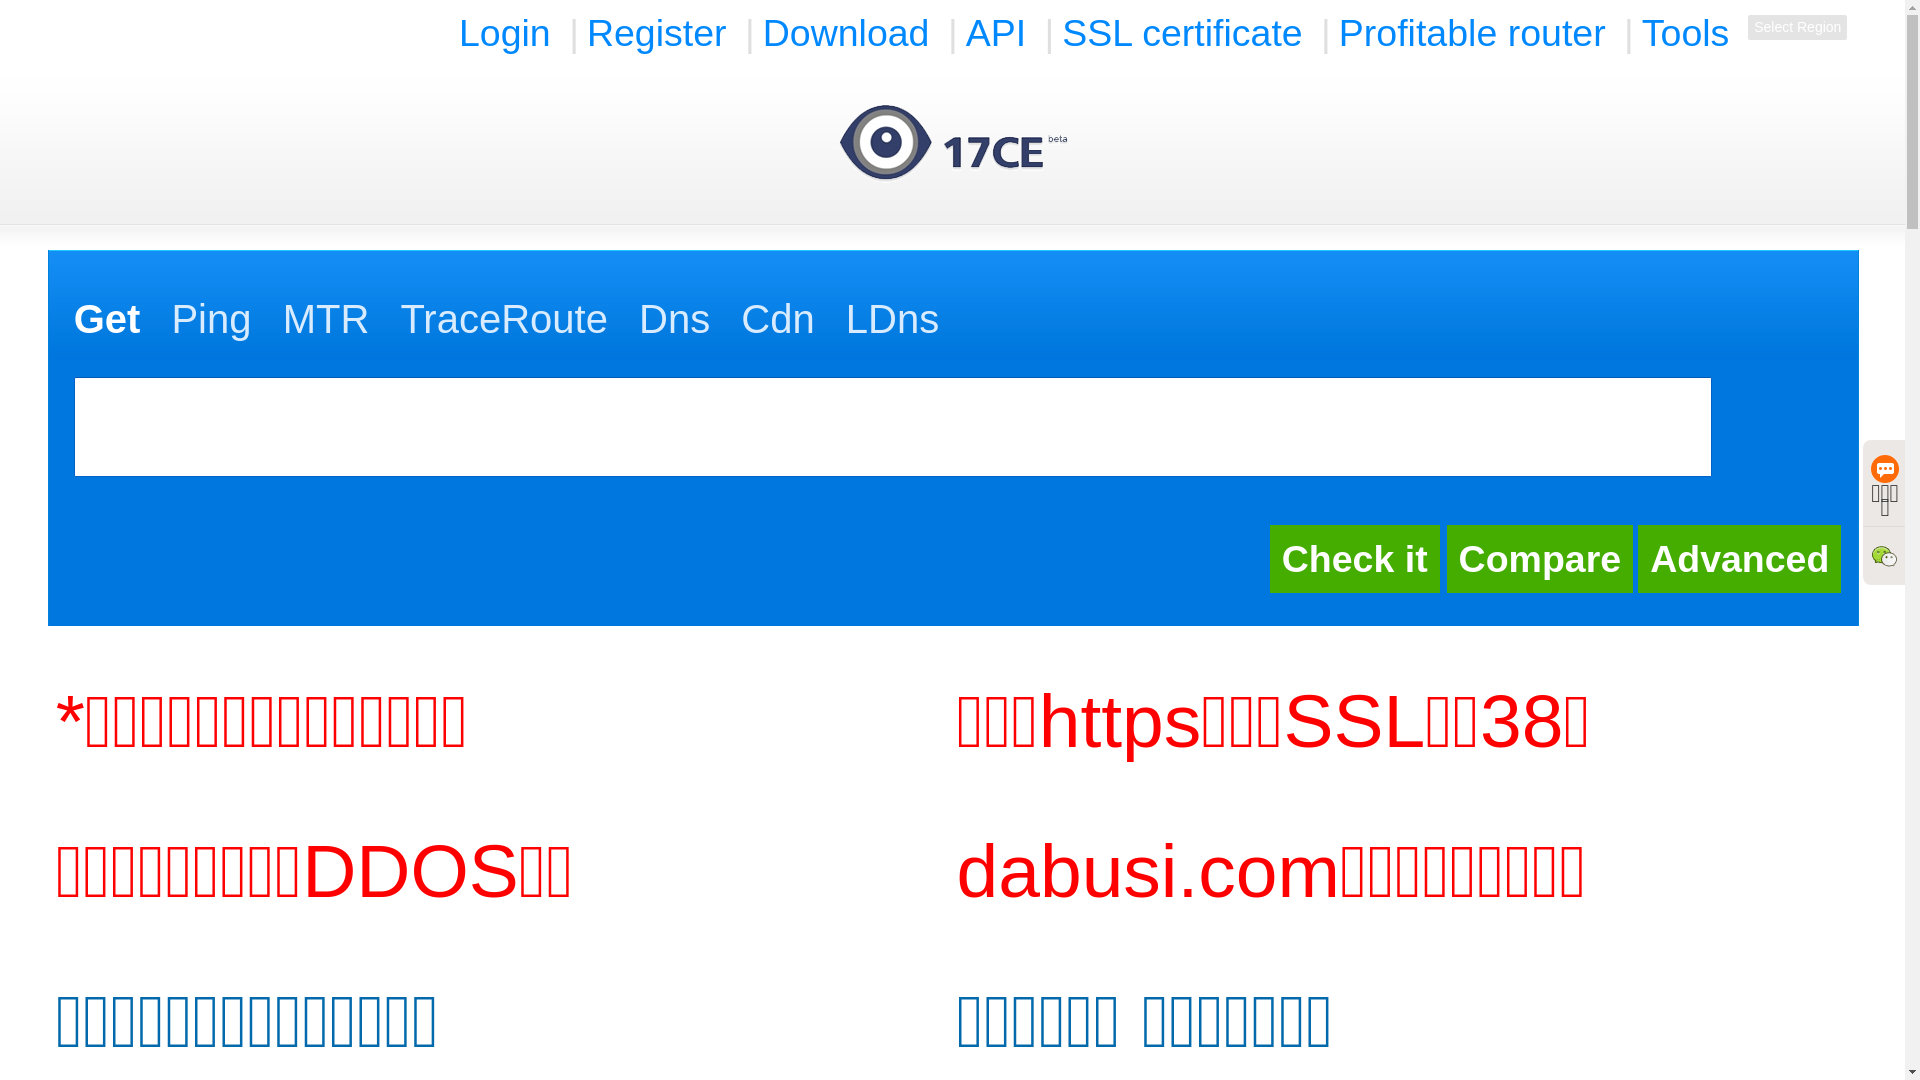 This screenshot has height=1080, width=1920. Describe the element at coordinates (171, 318) in the screenshot. I see `'Ping'` at that location.